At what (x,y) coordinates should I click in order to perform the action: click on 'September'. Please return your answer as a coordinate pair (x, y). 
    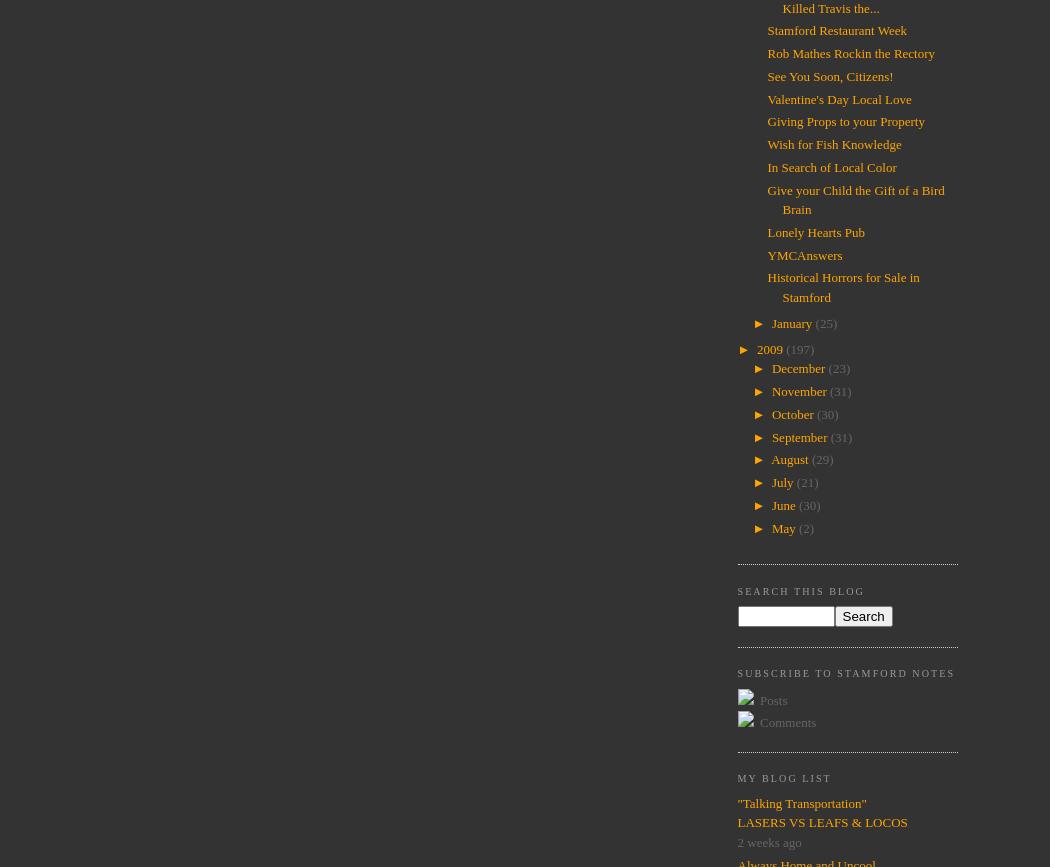
    Looking at the image, I should click on (799, 435).